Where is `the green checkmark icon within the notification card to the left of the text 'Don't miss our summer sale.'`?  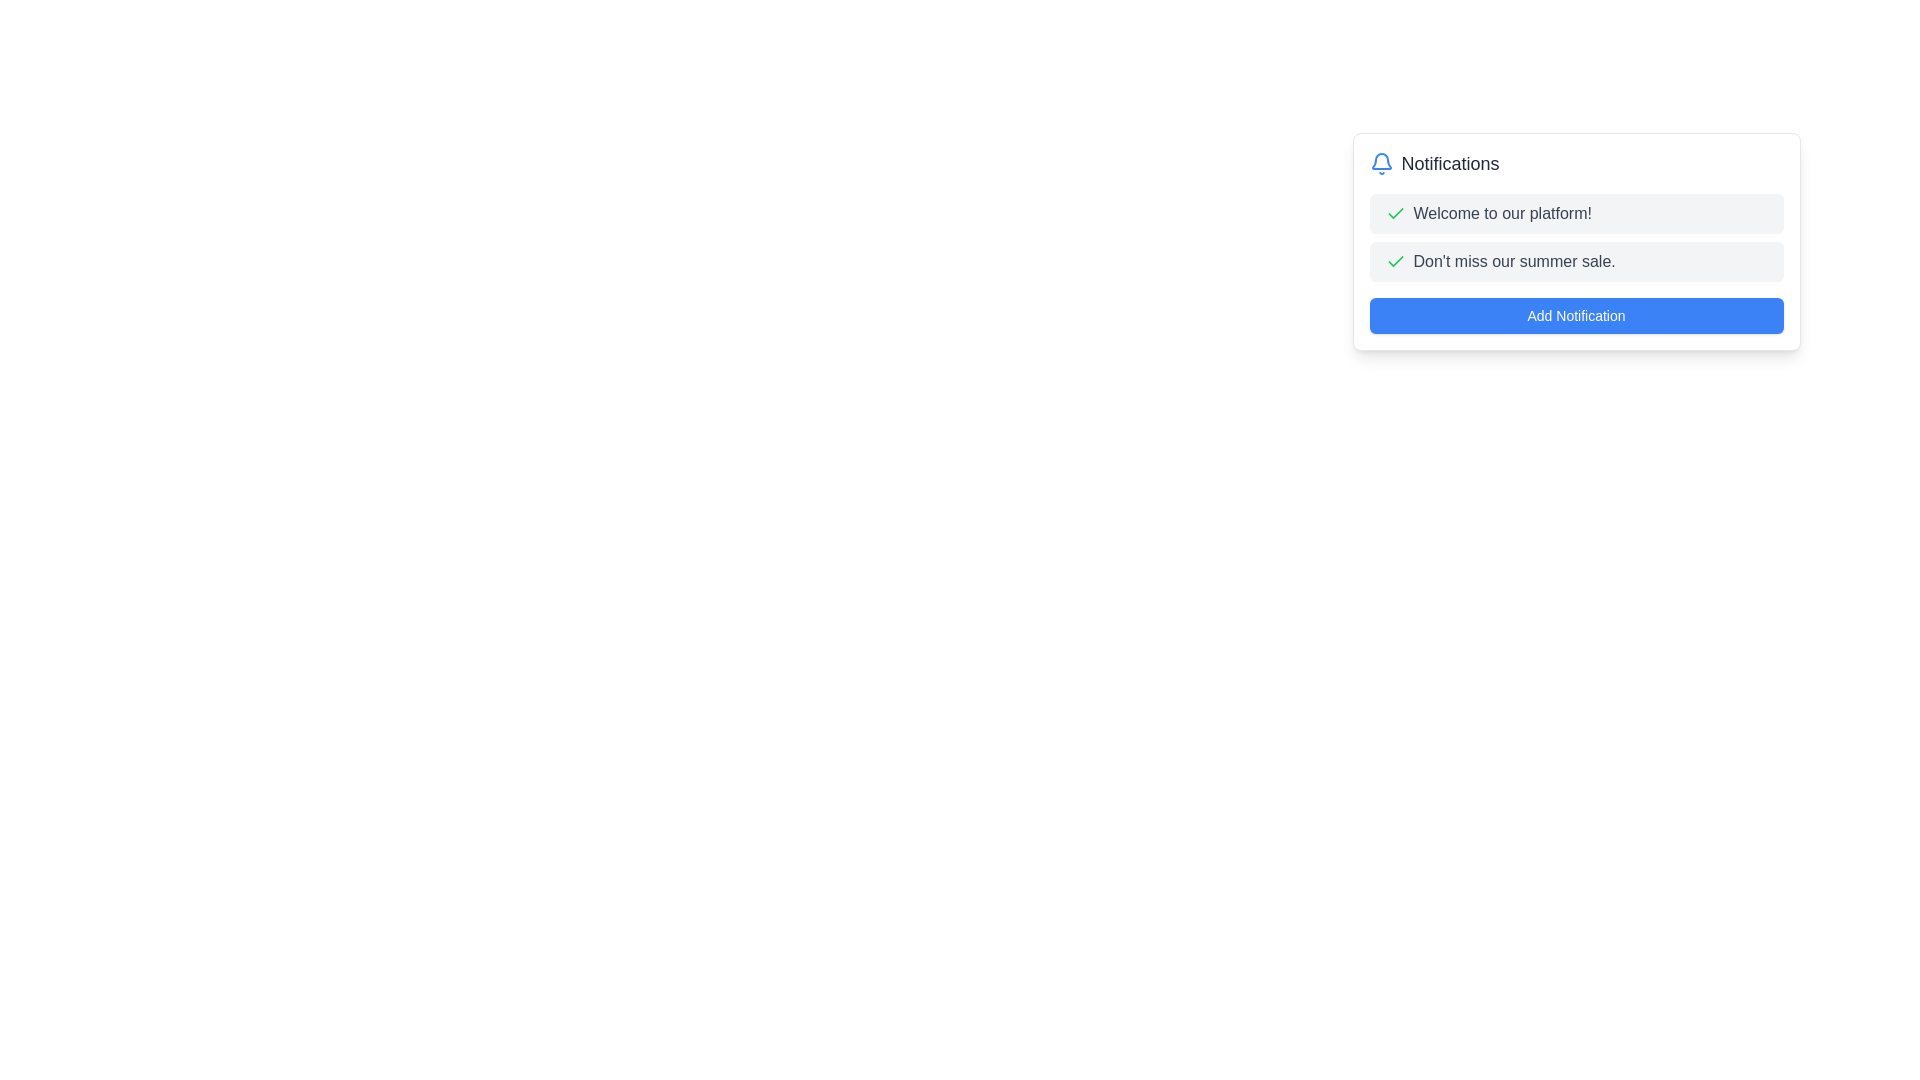
the green checkmark icon within the notification card to the left of the text 'Don't miss our summer sale.' is located at coordinates (1394, 213).